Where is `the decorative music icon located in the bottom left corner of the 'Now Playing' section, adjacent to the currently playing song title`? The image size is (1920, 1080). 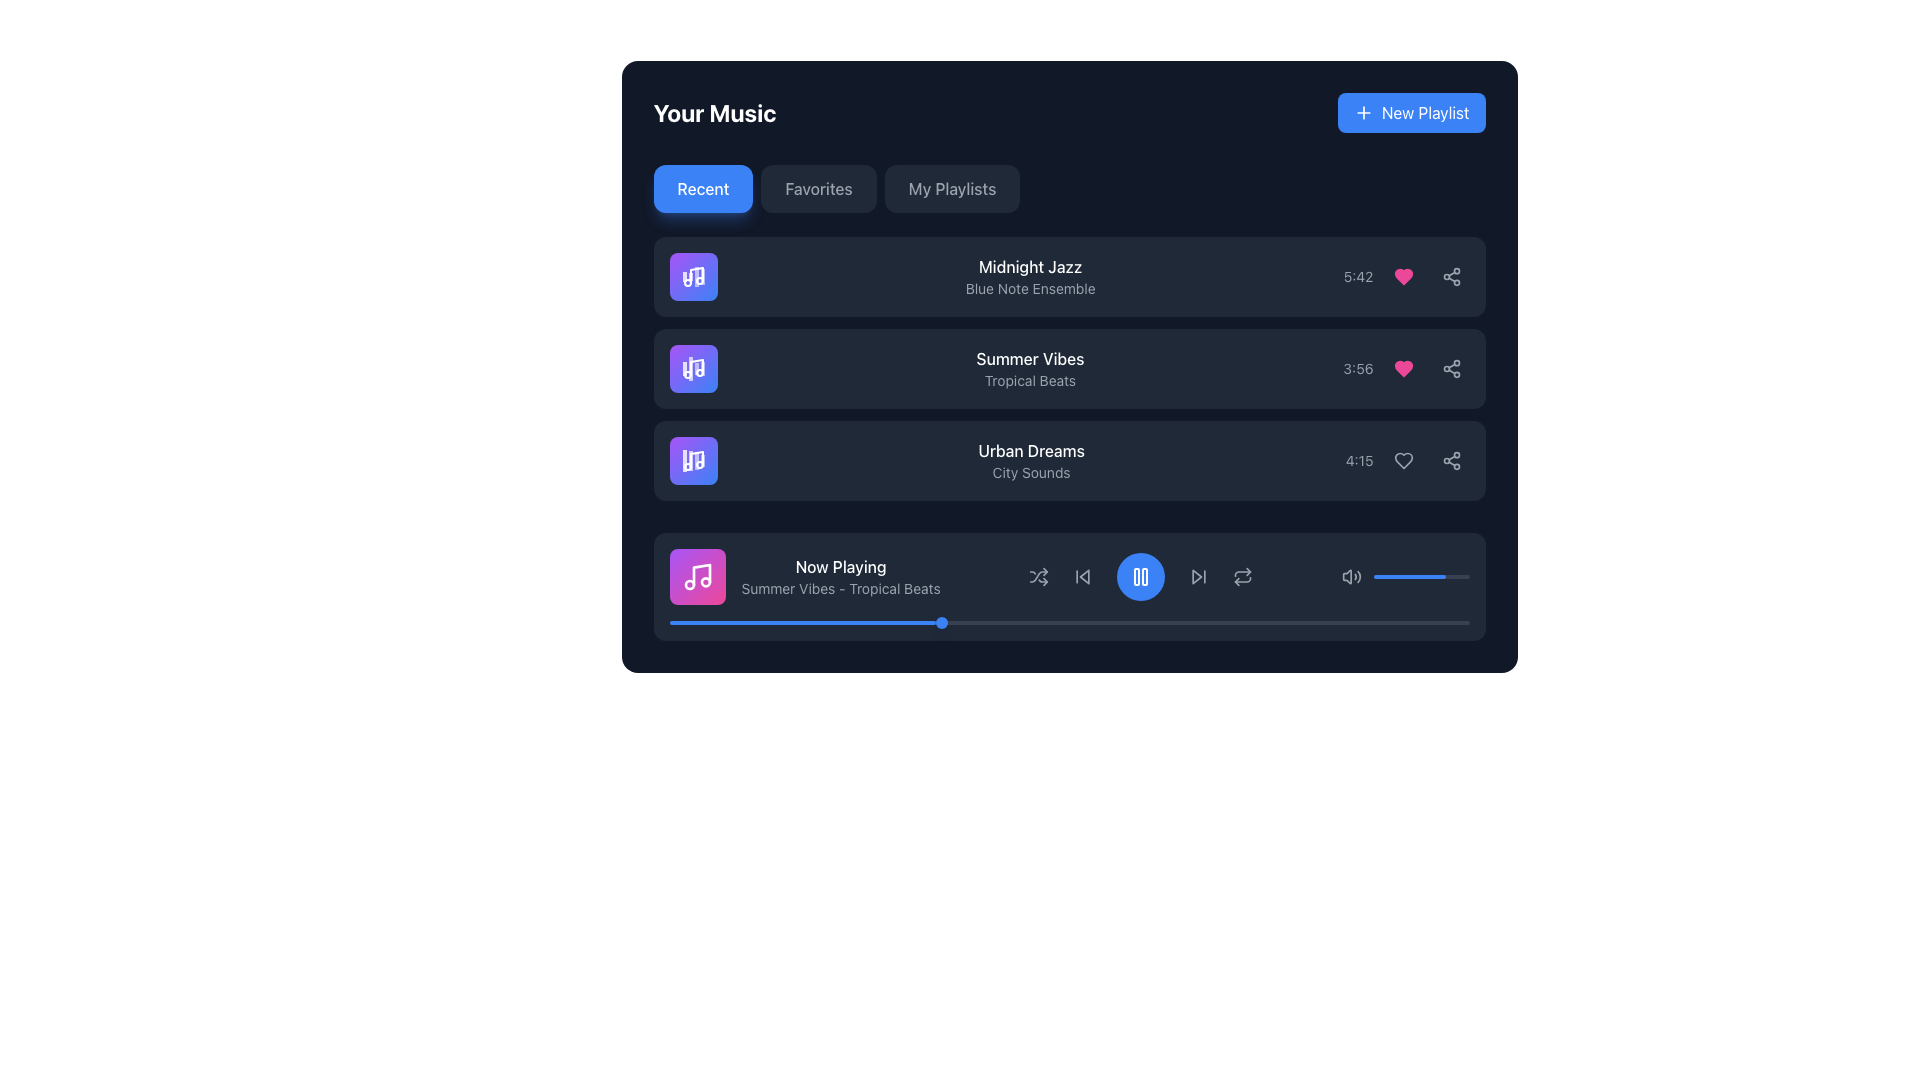 the decorative music icon located in the bottom left corner of the 'Now Playing' section, adjacent to the currently playing song title is located at coordinates (701, 574).